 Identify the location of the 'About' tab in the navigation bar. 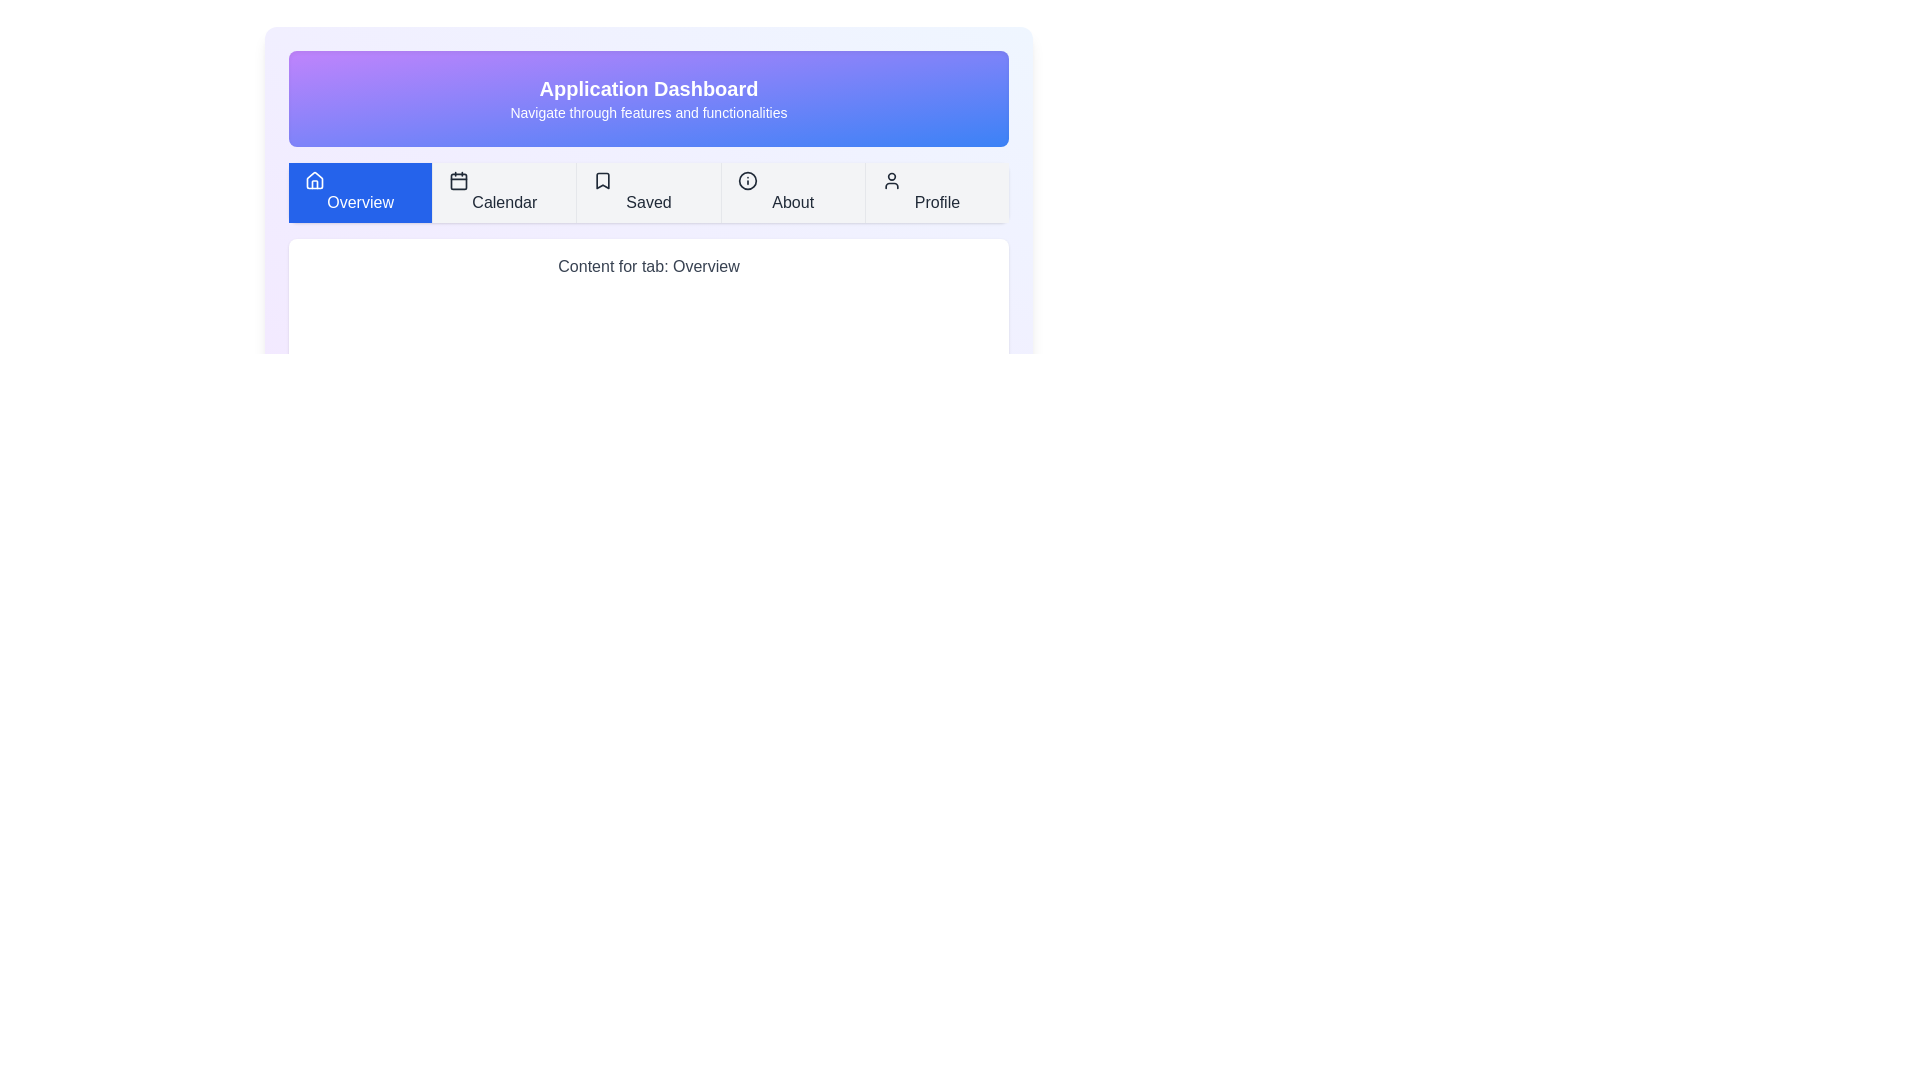
(792, 202).